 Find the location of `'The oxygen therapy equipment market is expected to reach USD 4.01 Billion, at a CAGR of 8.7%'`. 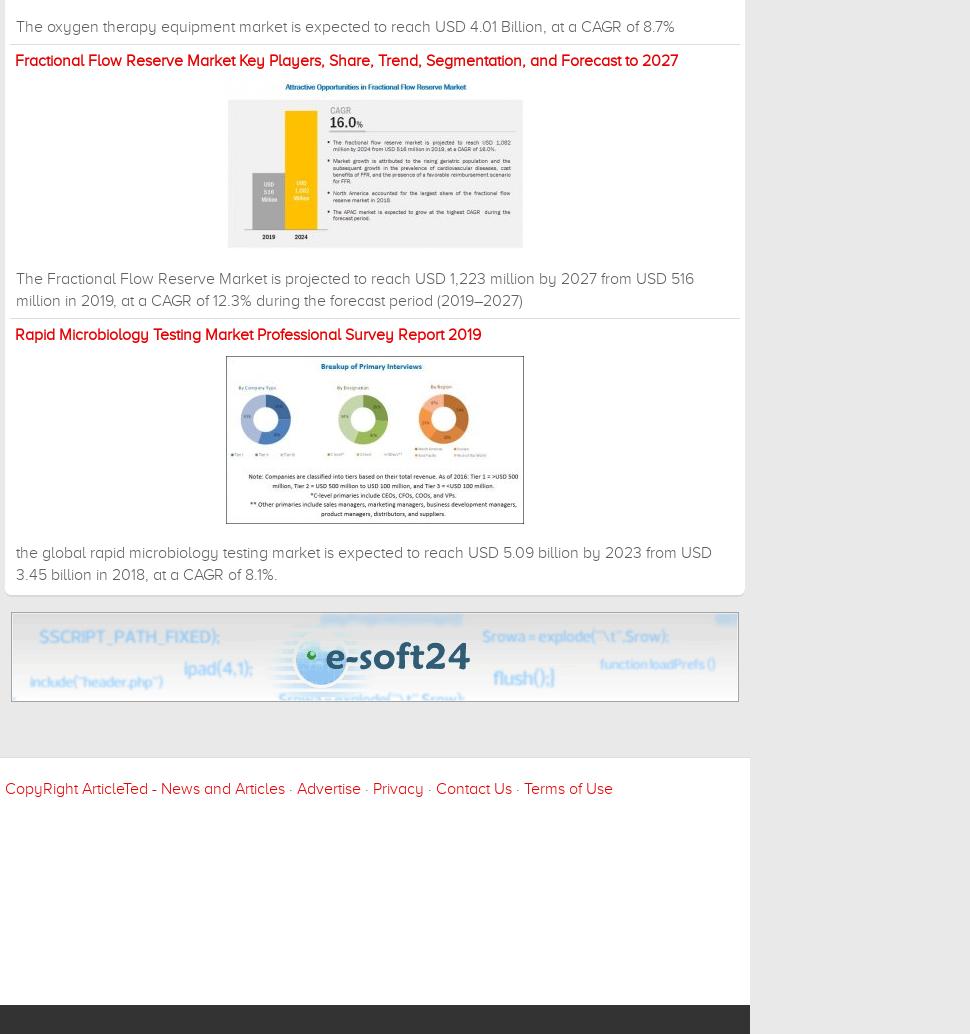

'The oxygen therapy equipment market is expected to reach USD 4.01 Billion, at a CAGR of 8.7%' is located at coordinates (344, 26).